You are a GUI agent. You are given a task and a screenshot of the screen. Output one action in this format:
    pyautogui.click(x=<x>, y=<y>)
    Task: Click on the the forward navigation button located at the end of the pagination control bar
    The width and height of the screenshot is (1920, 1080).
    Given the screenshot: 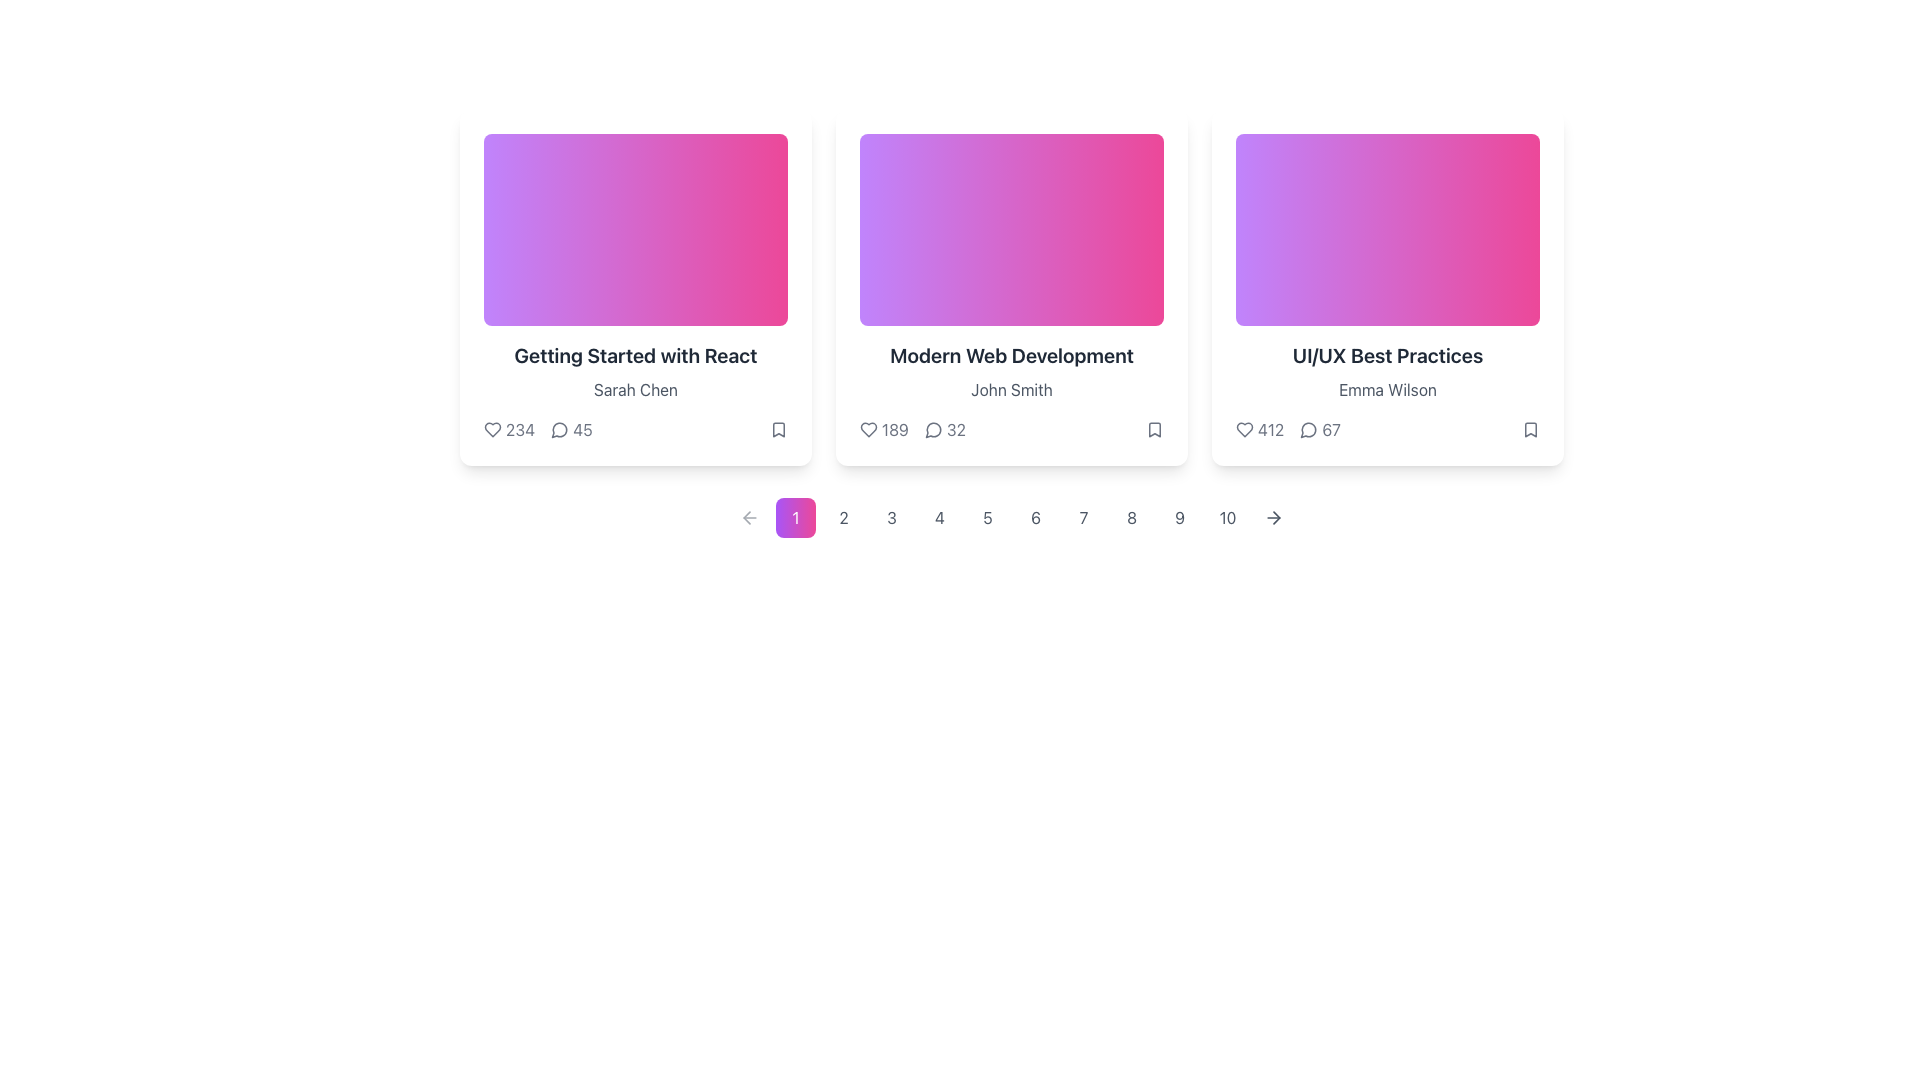 What is the action you would take?
    pyautogui.click(x=1272, y=516)
    